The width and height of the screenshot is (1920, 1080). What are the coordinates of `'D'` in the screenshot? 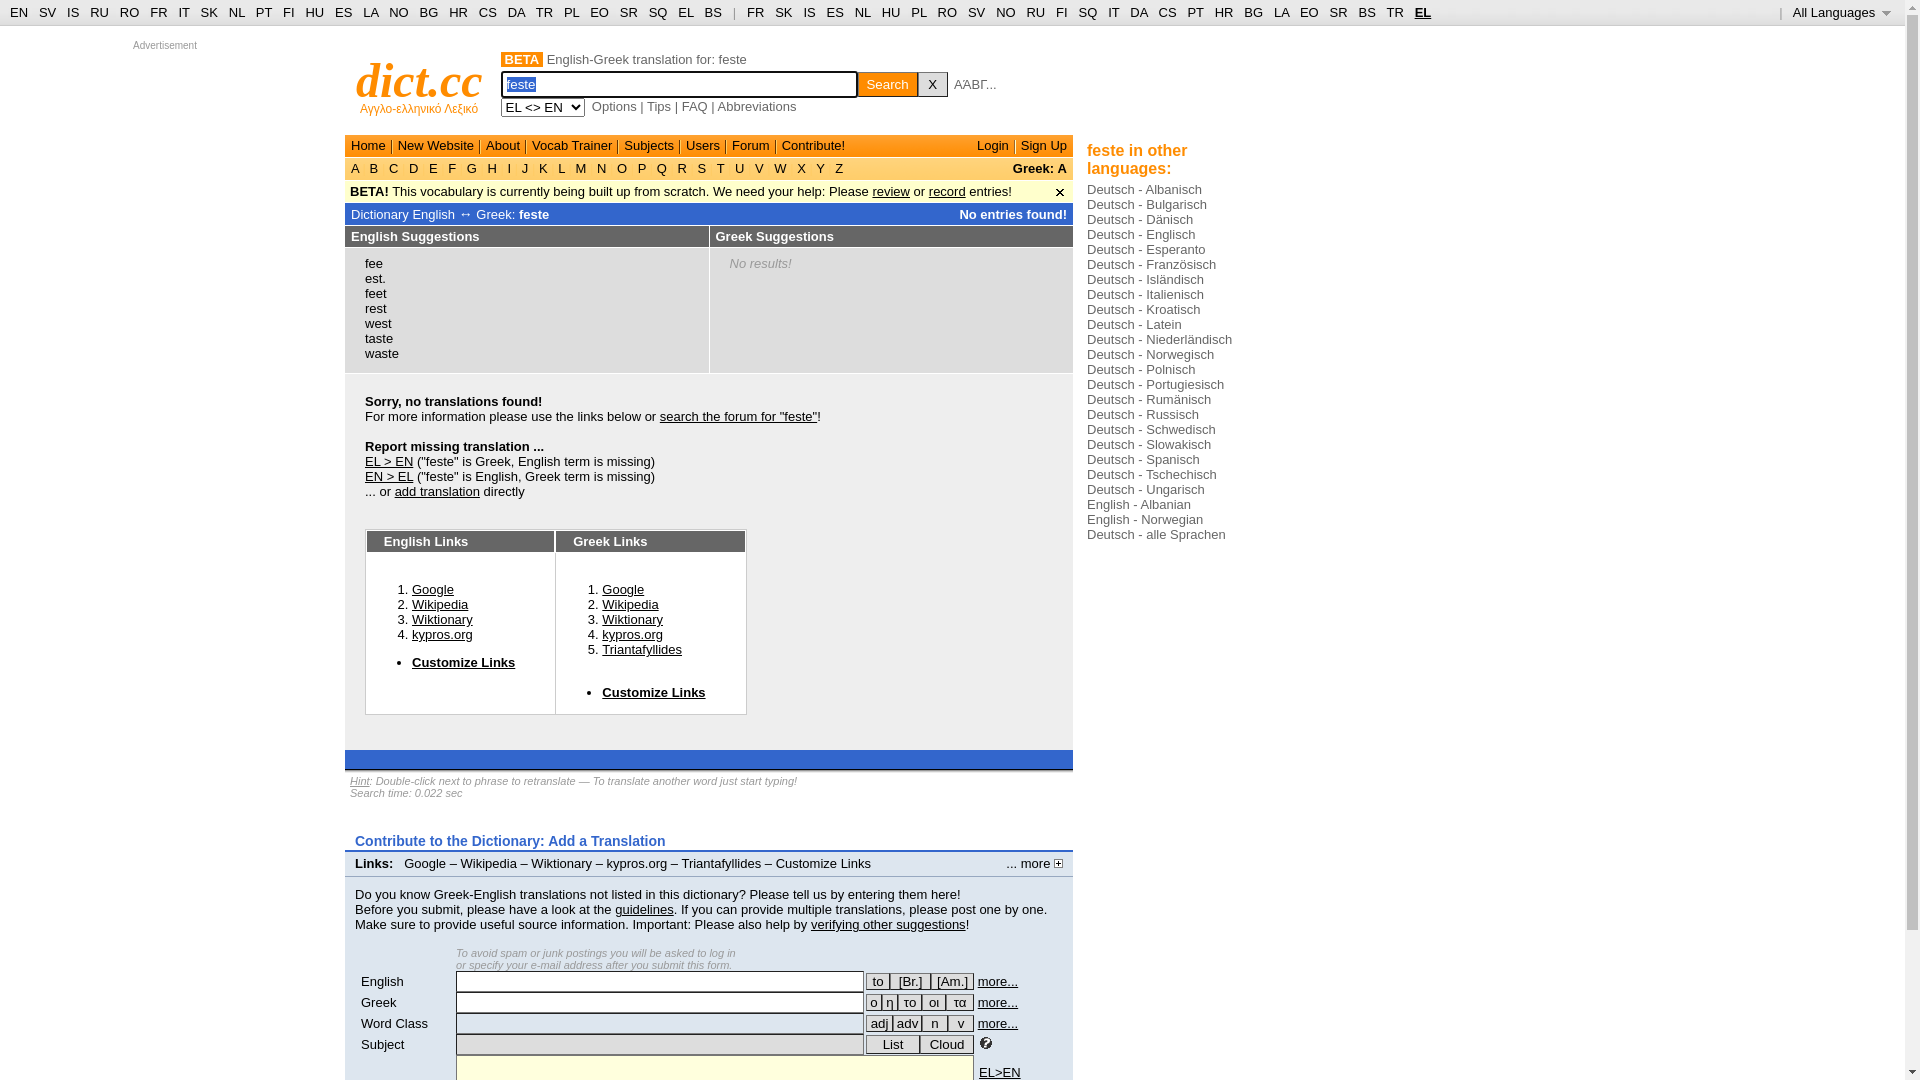 It's located at (412, 167).